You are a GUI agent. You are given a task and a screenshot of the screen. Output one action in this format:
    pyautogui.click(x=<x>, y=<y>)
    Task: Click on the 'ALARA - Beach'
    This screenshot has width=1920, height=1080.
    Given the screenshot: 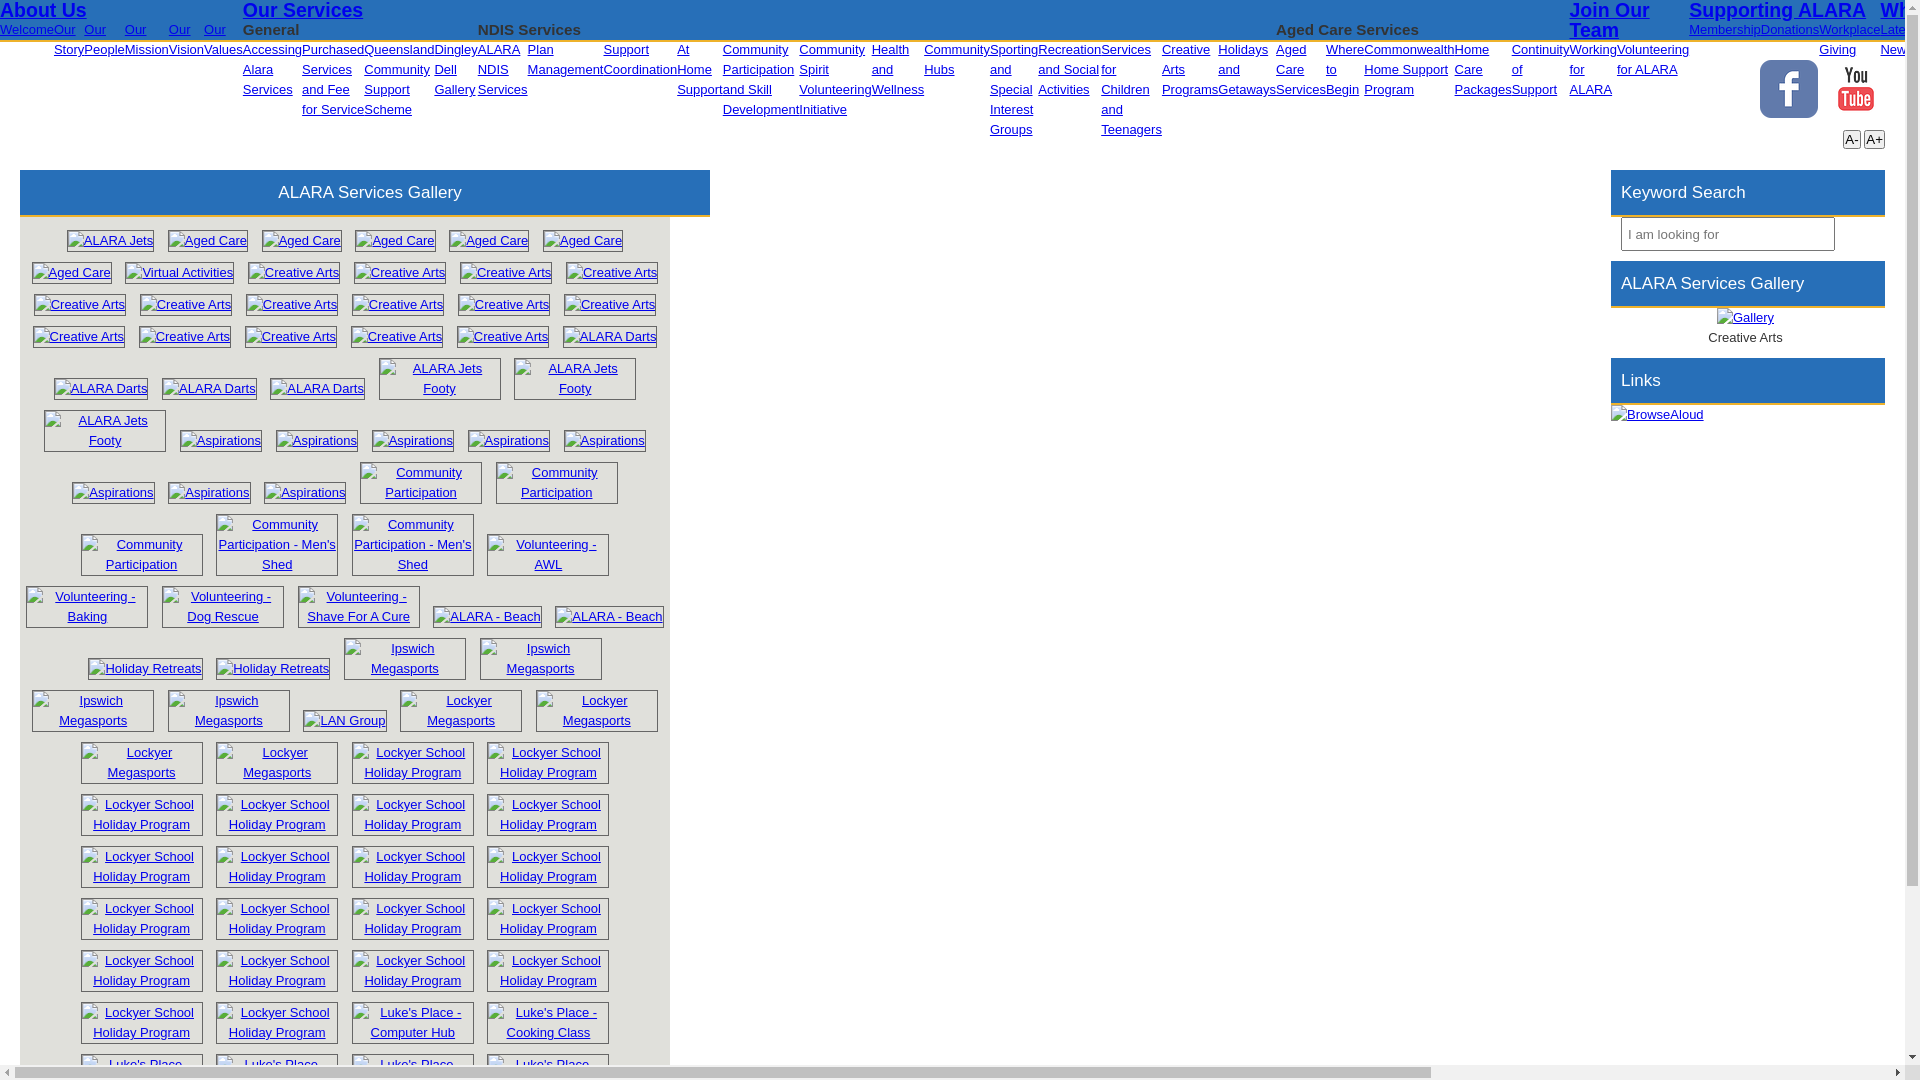 What is the action you would take?
    pyautogui.click(x=550, y=615)
    